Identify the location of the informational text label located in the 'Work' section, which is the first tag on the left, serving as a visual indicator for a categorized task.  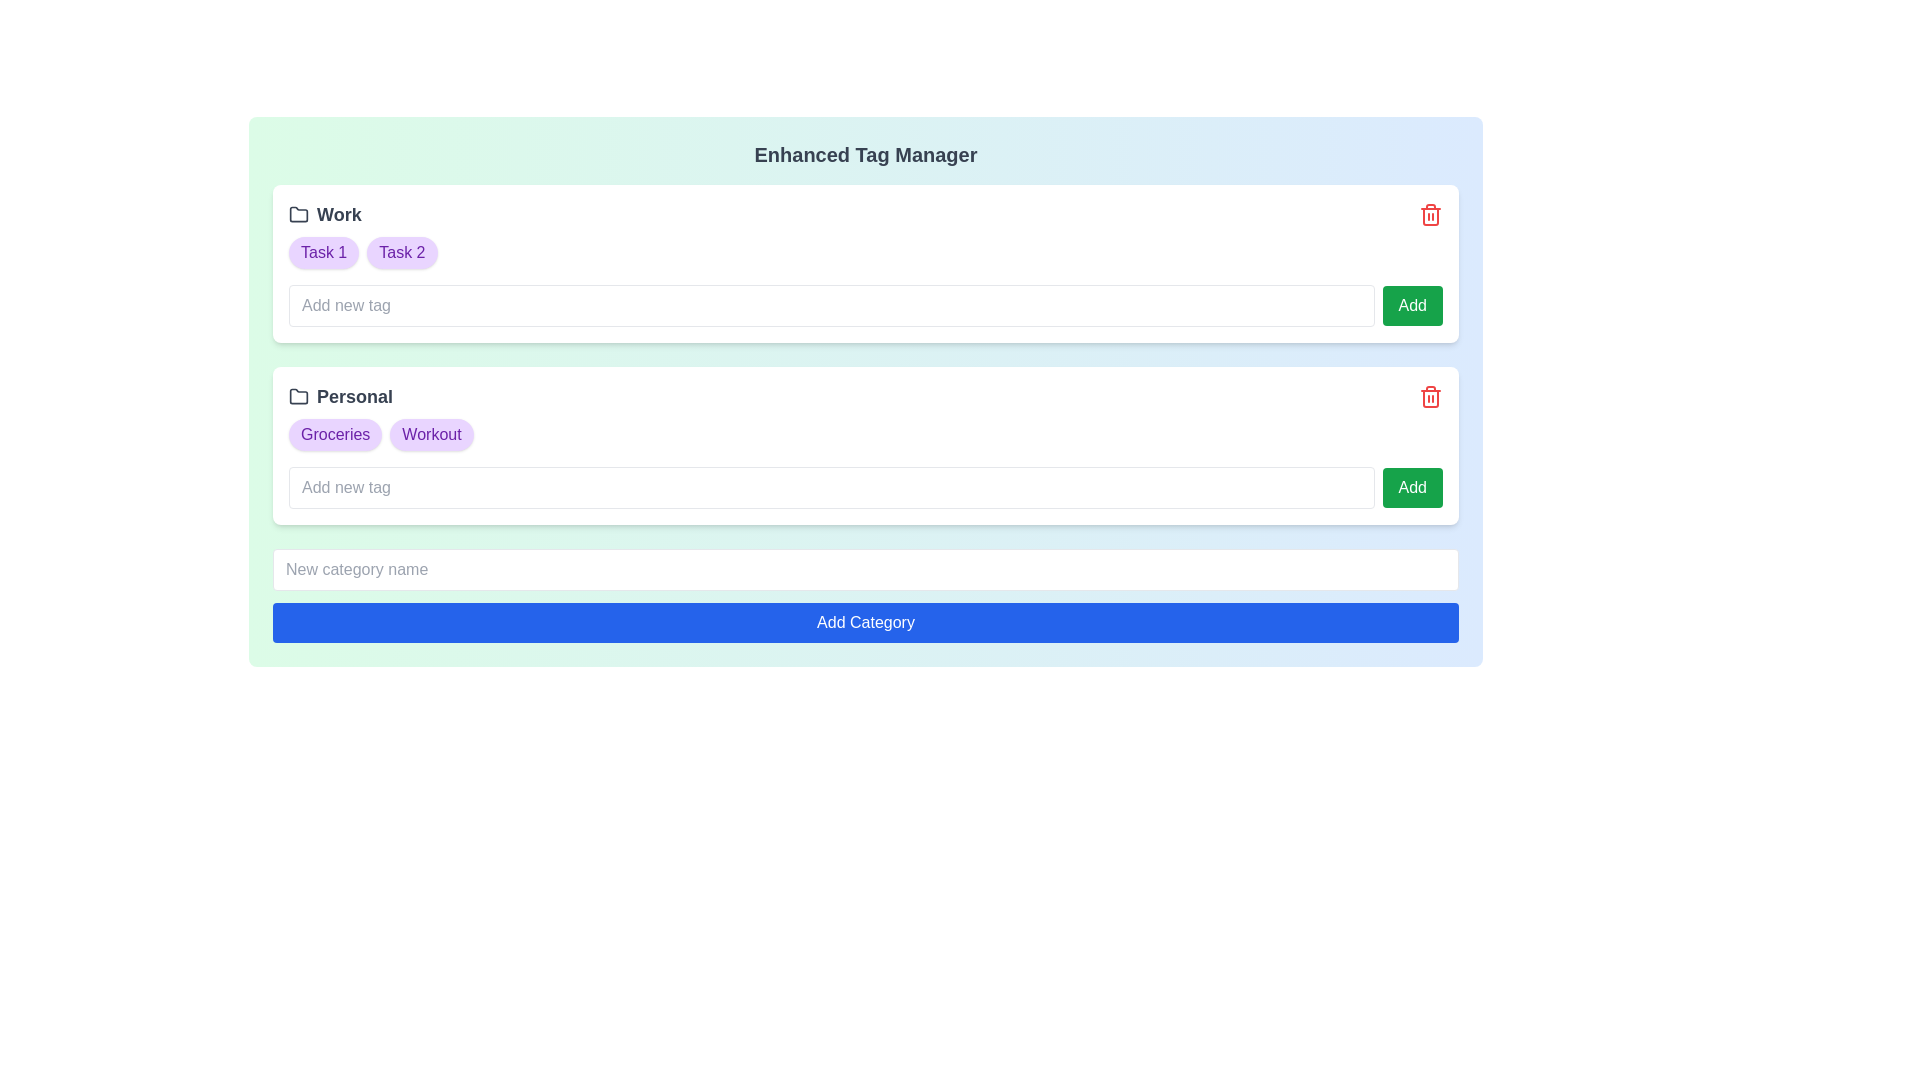
(324, 252).